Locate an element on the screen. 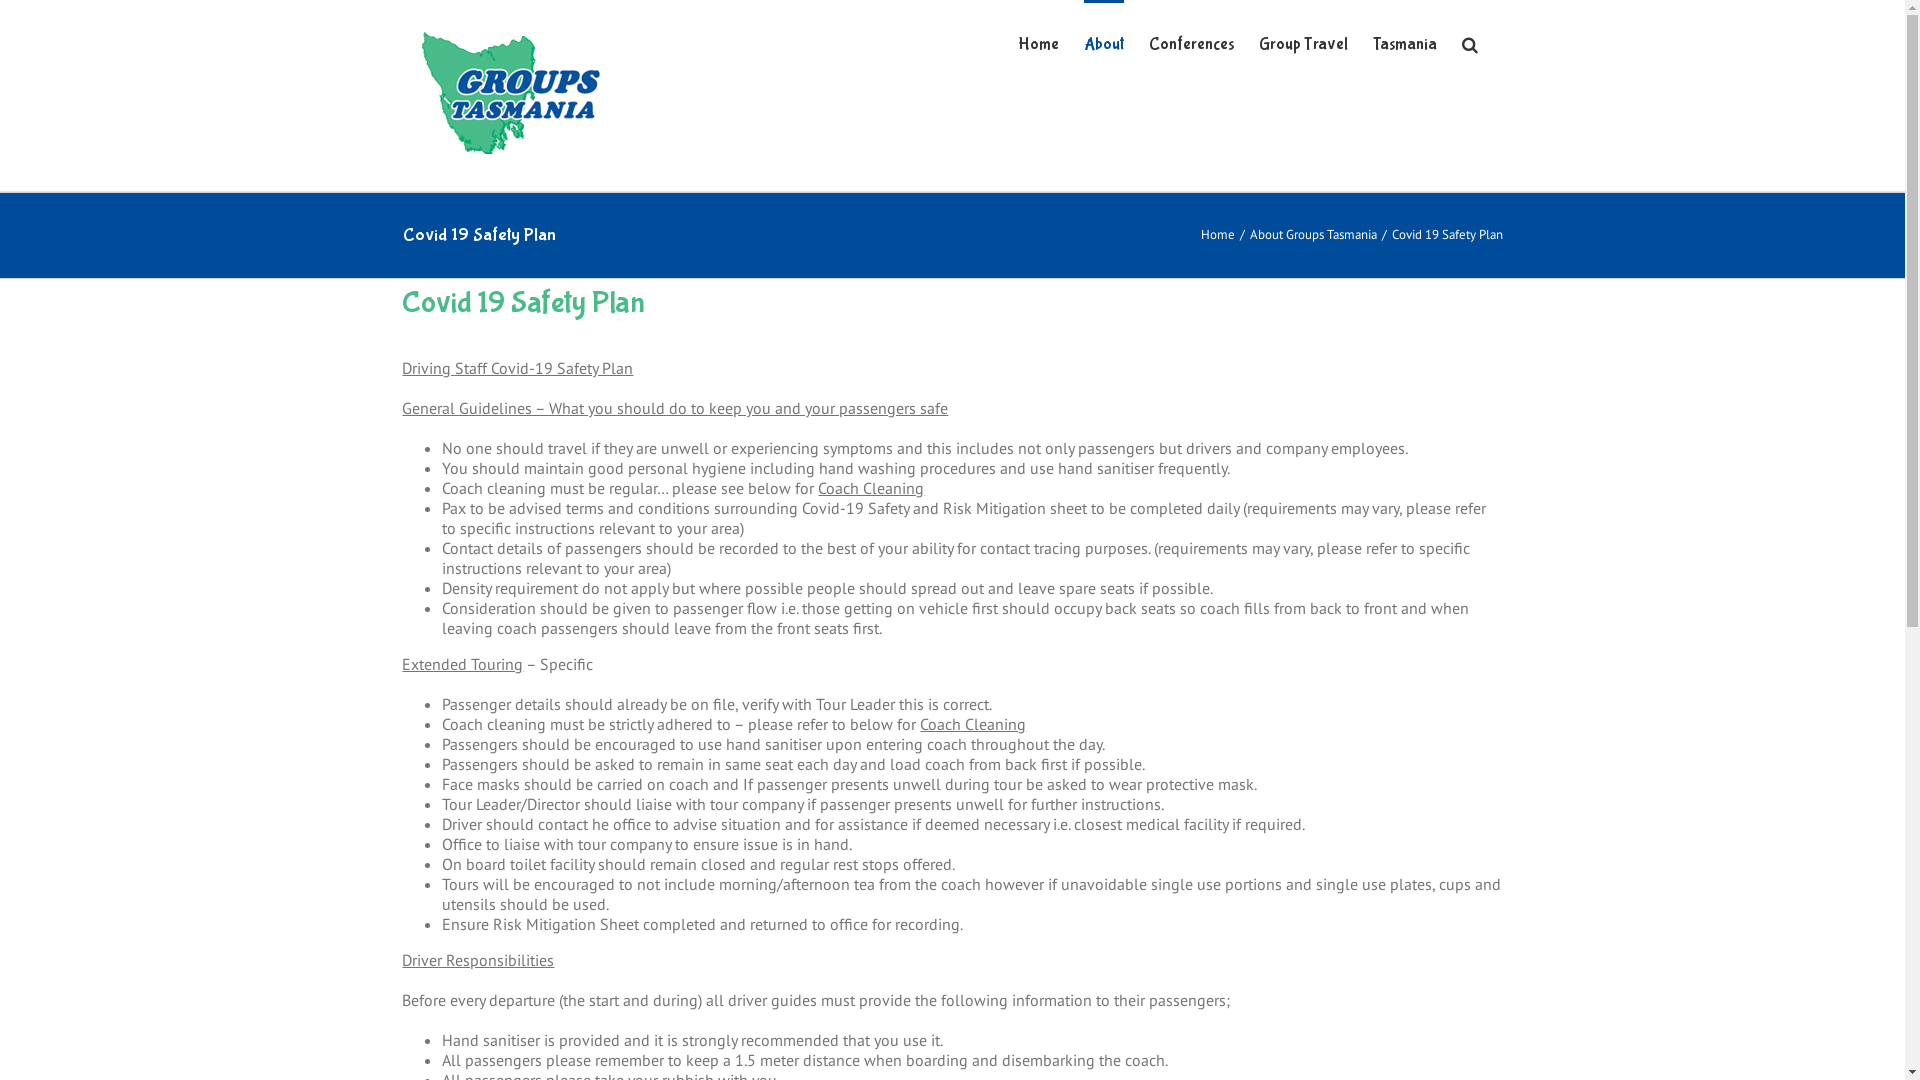 This screenshot has height=1080, width=1920. 'Search' is located at coordinates (1469, 42).